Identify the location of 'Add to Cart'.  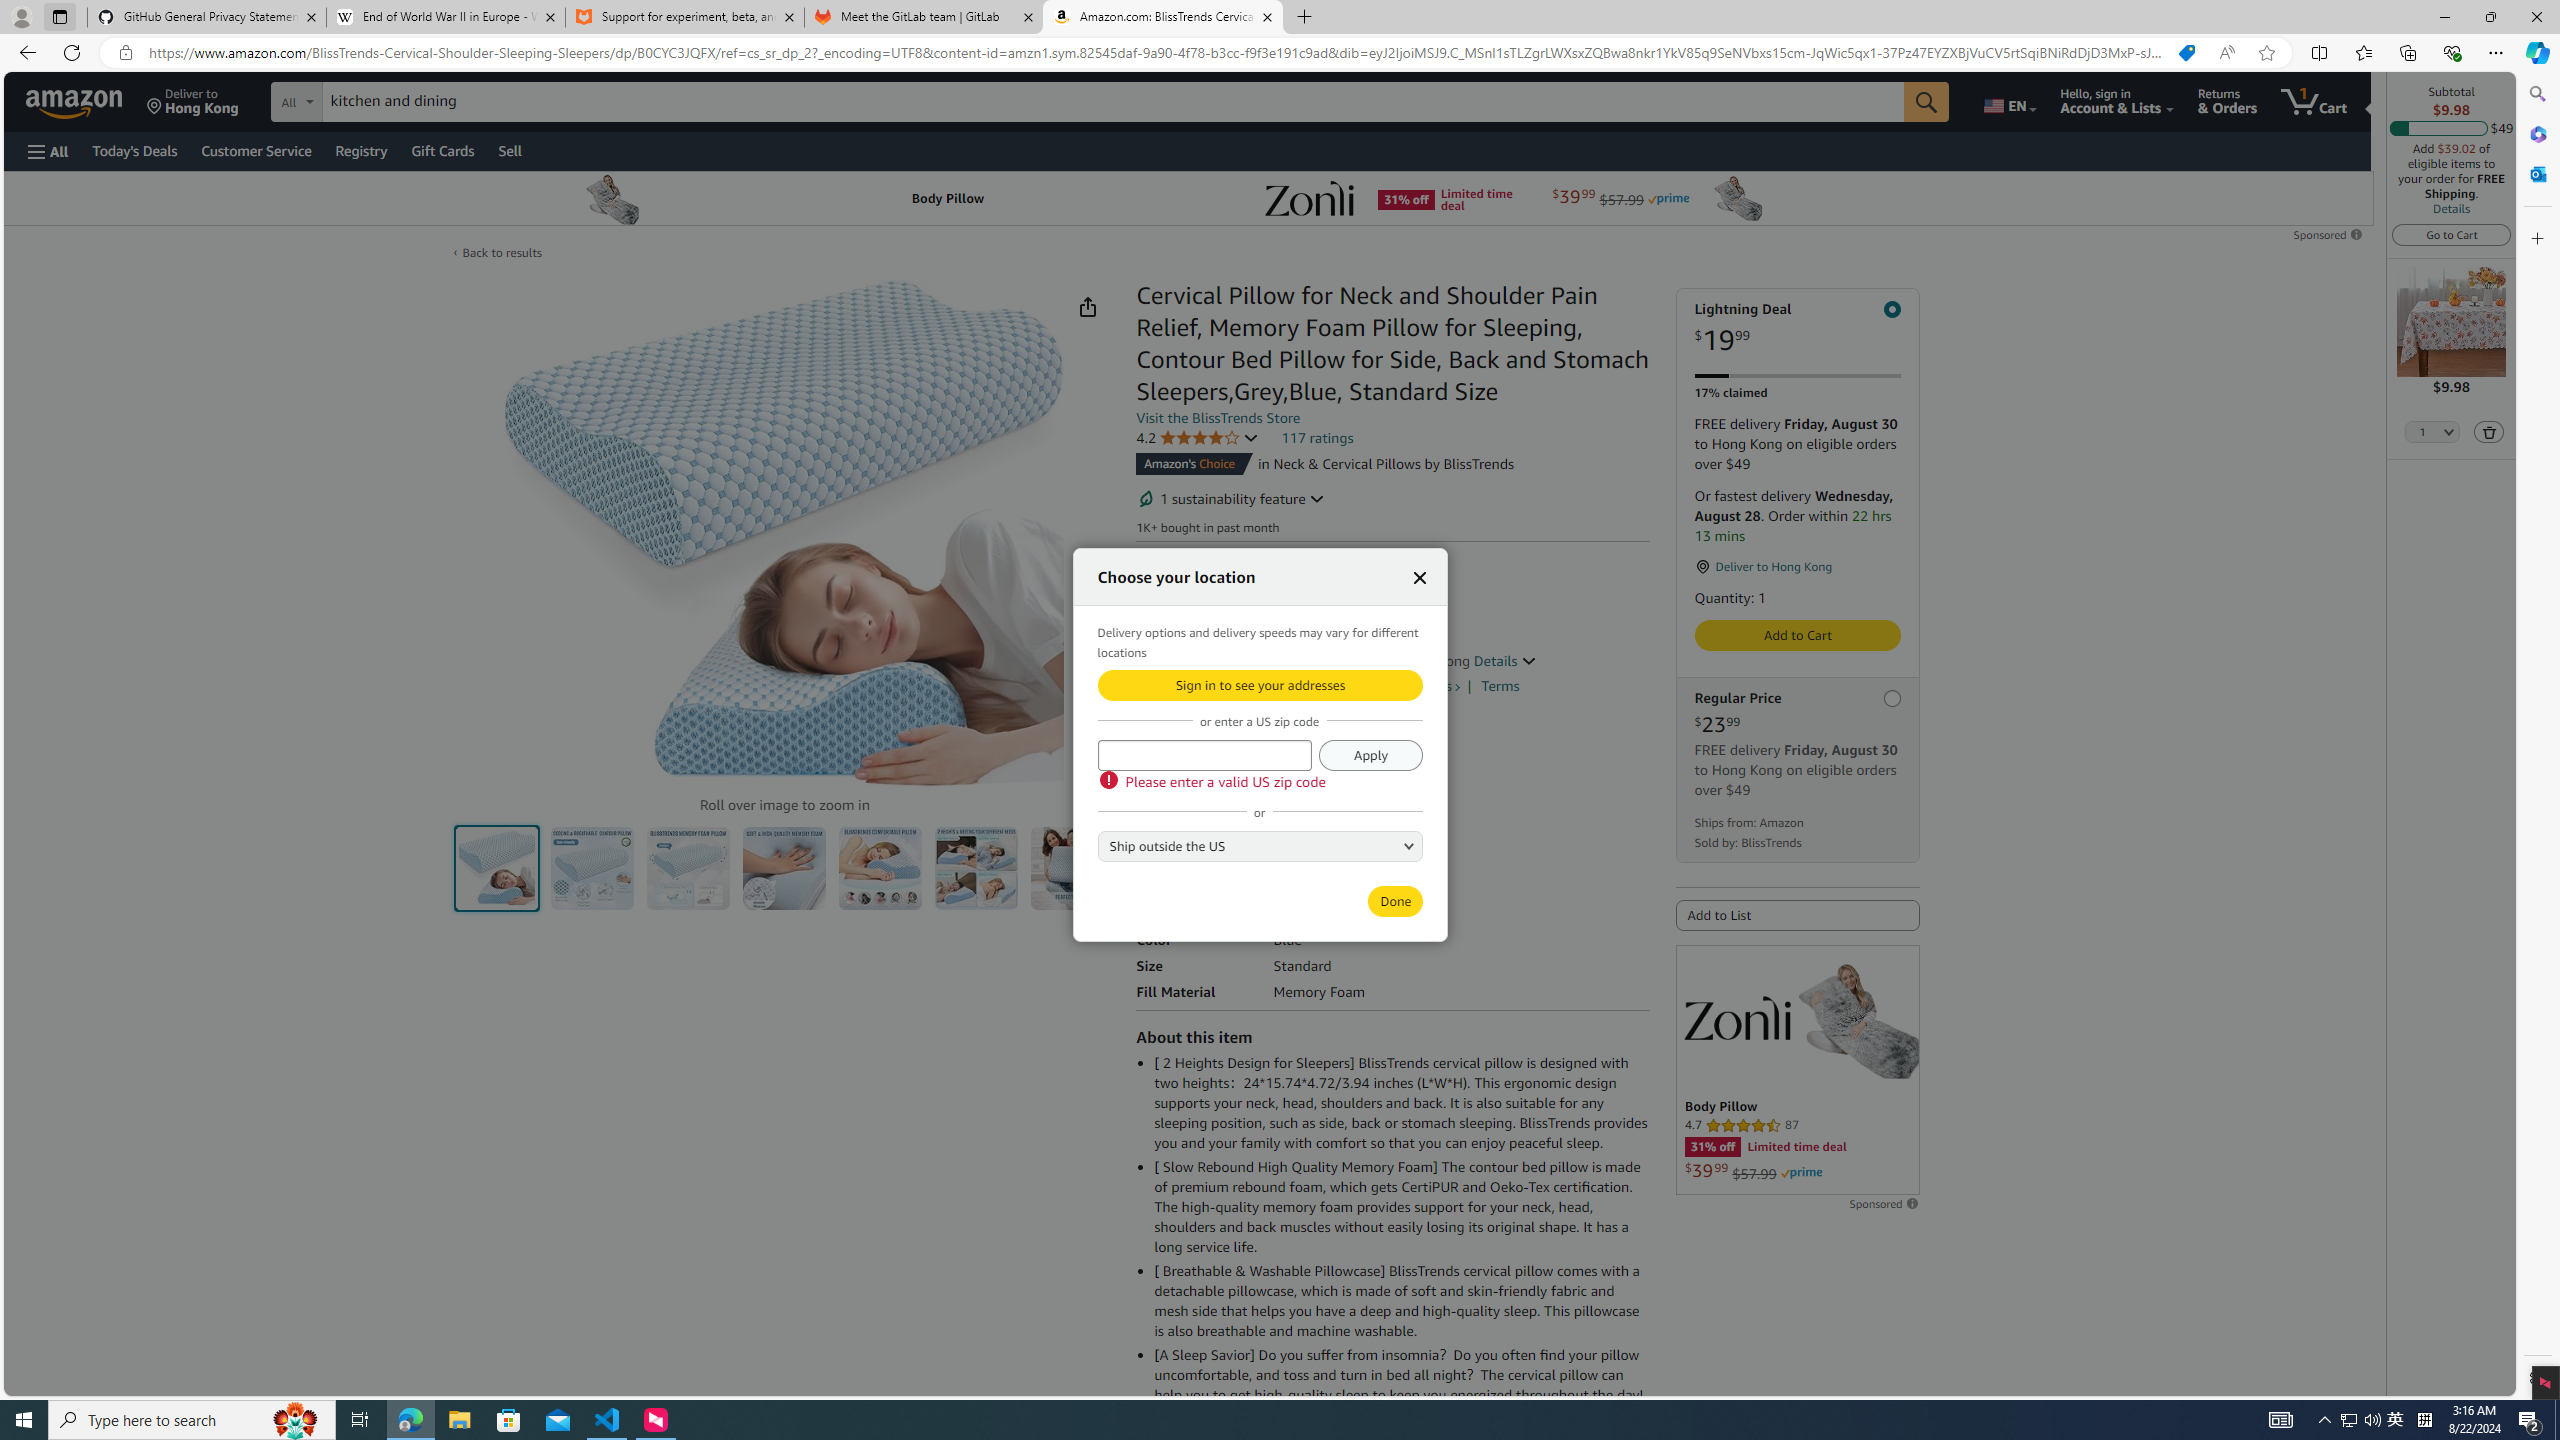
(1797, 635).